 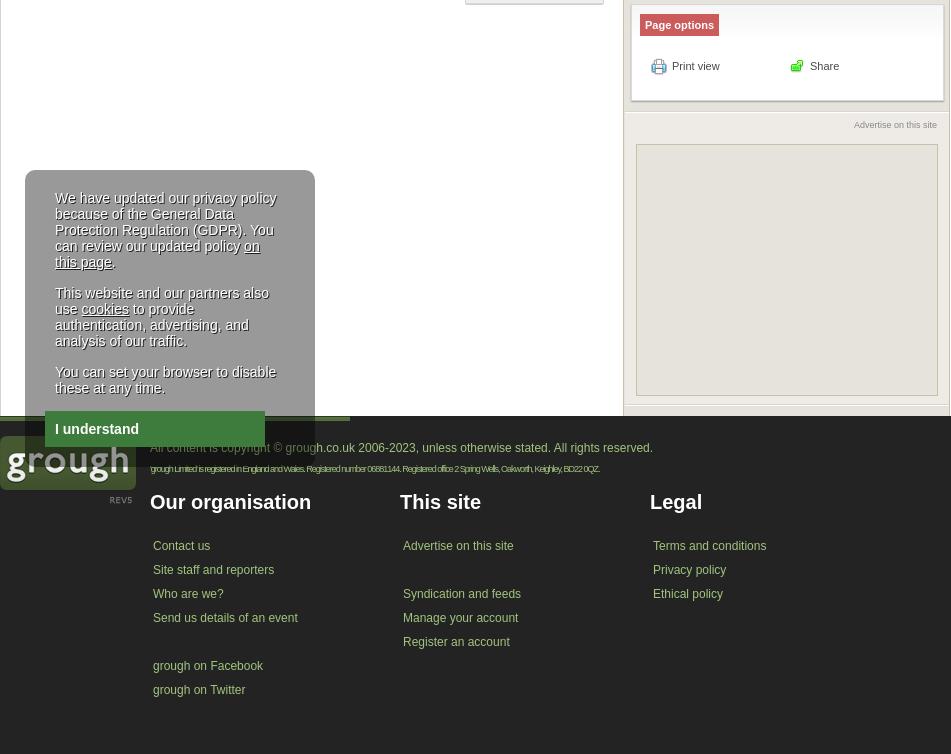 I want to click on 'I understand', so click(x=97, y=429).